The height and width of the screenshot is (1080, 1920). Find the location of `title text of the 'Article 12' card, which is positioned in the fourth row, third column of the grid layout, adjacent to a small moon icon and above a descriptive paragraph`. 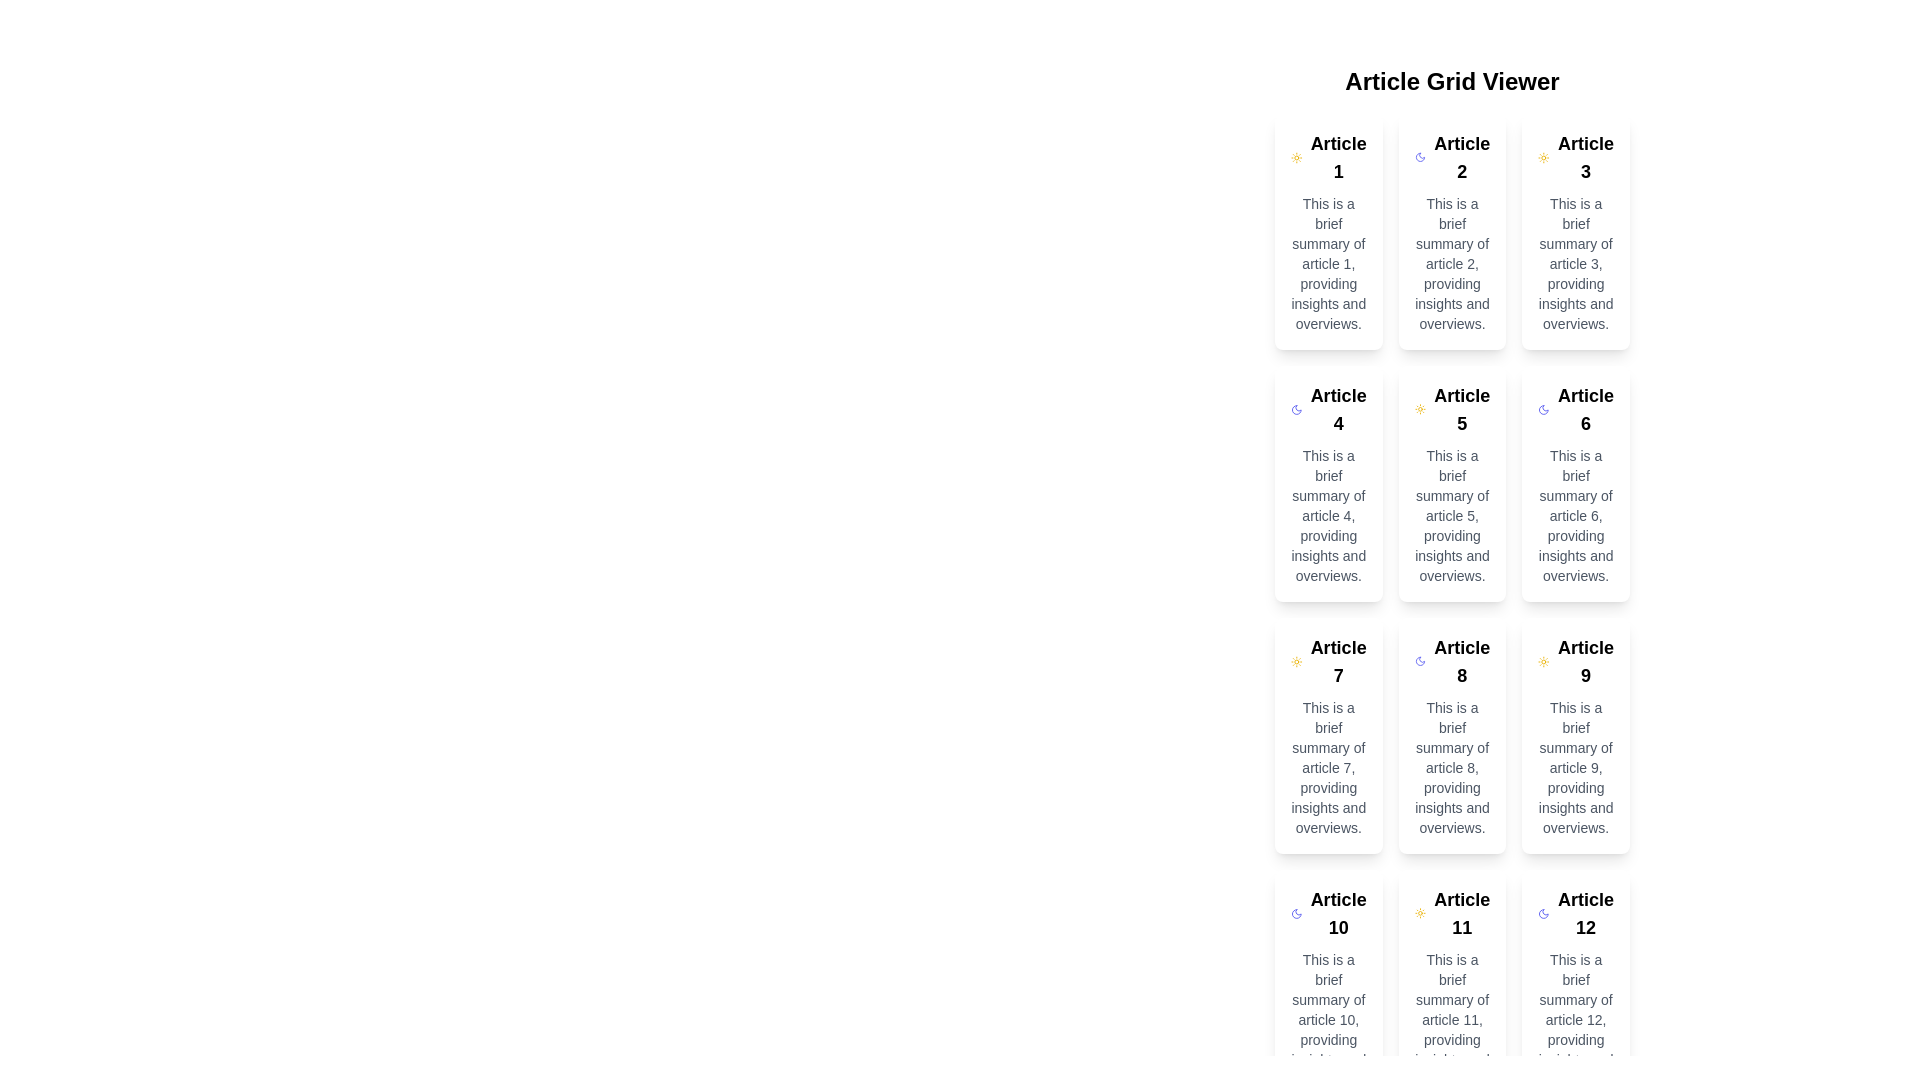

title text of the 'Article 12' card, which is positioned in the fourth row, third column of the grid layout, adjacent to a small moon icon and above a descriptive paragraph is located at coordinates (1575, 914).